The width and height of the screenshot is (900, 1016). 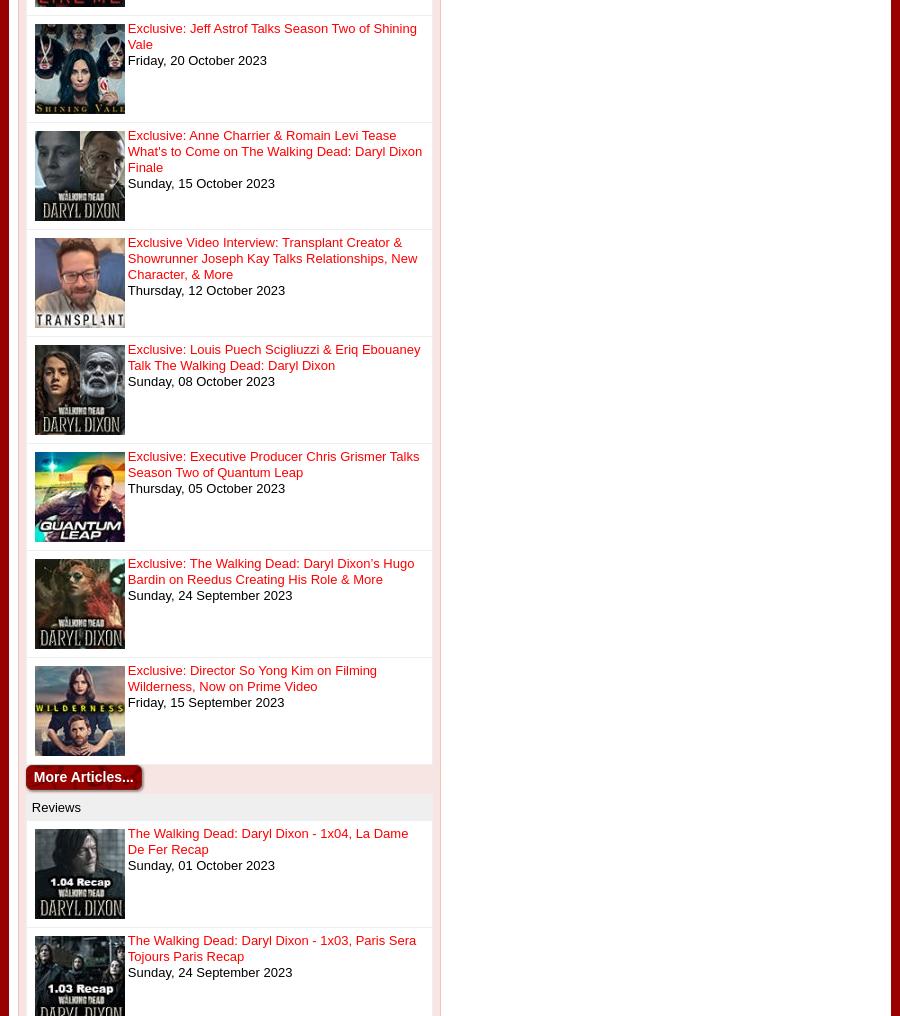 I want to click on 'Exclusive Video Interview: Transplant Creator & Showrunner Joseph Kay Talks Relationships, New Character, & More', so click(x=270, y=257).